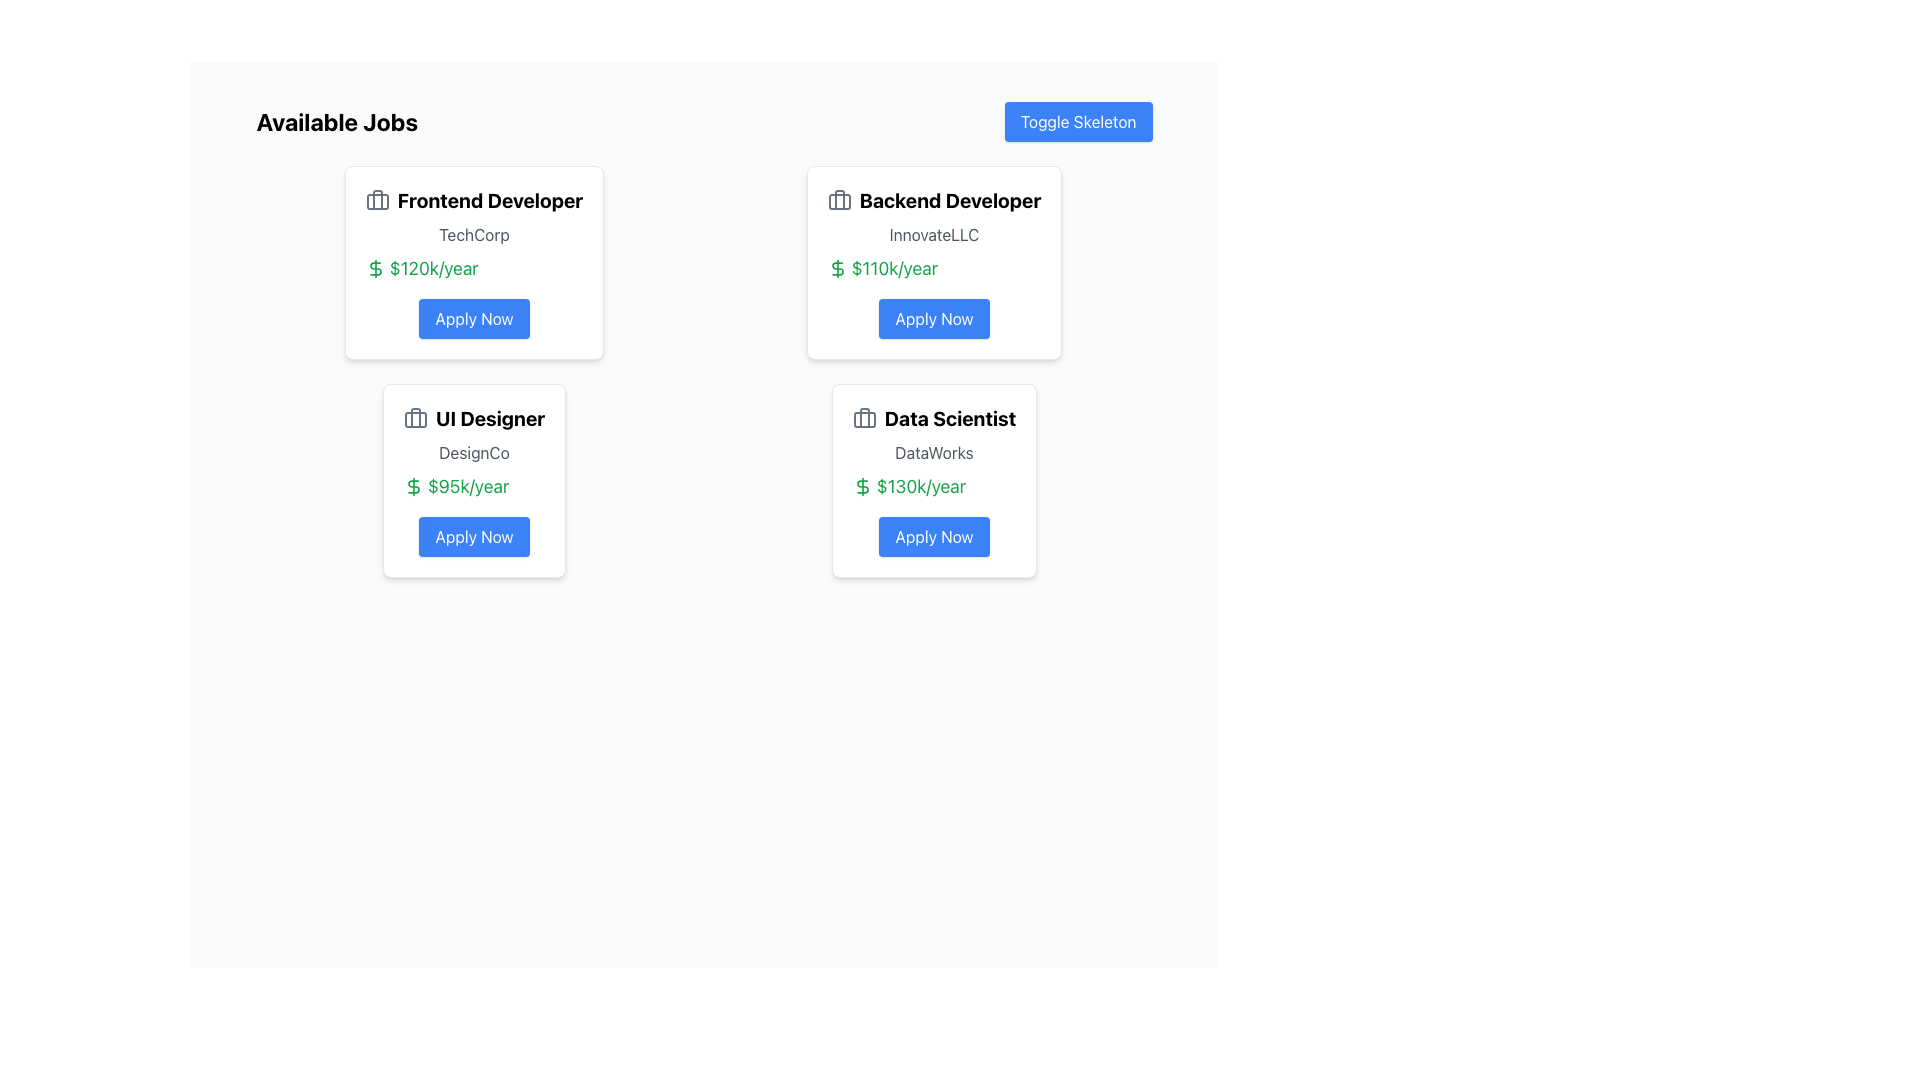  What do you see at coordinates (473, 200) in the screenshot?
I see `the job title text element located in the top-left card of the job listings` at bounding box center [473, 200].